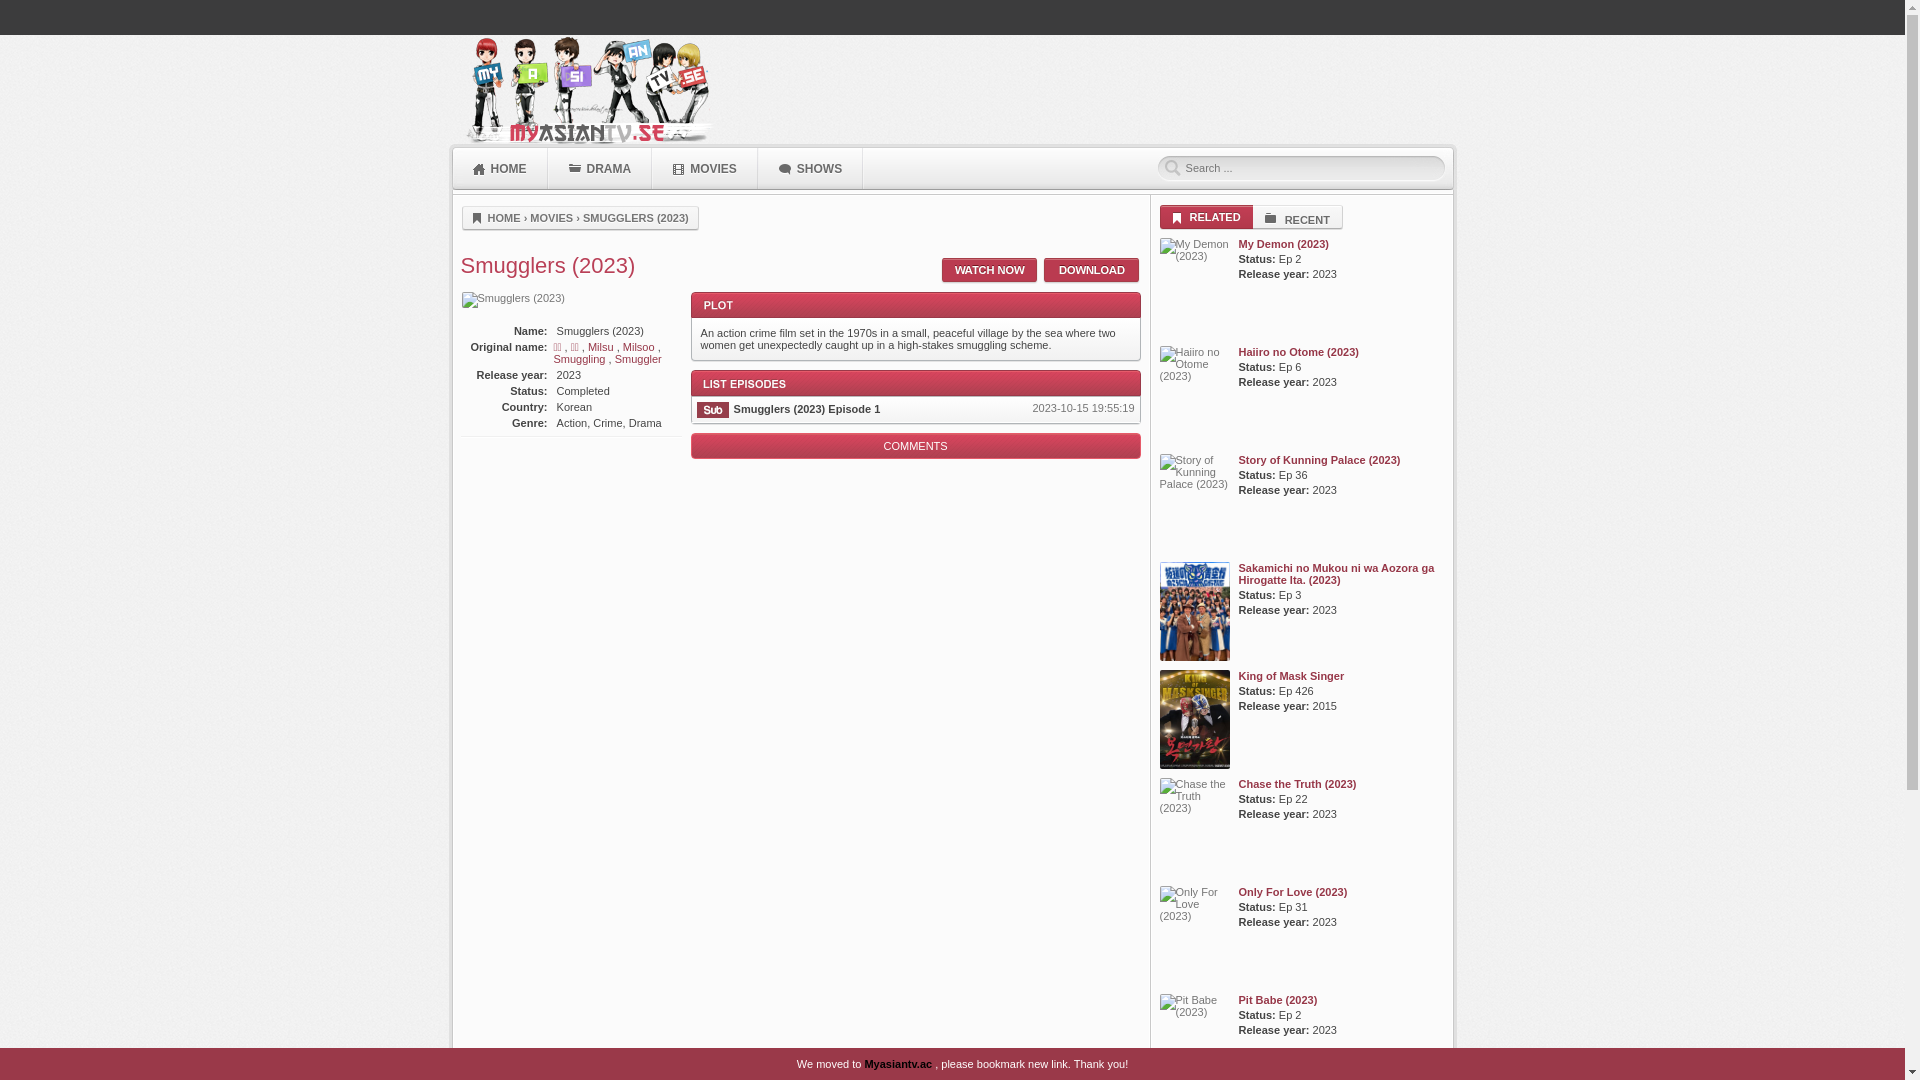 The image size is (1920, 1080). I want to click on 'Smugglers (2023) Episode 1', so click(733, 405).